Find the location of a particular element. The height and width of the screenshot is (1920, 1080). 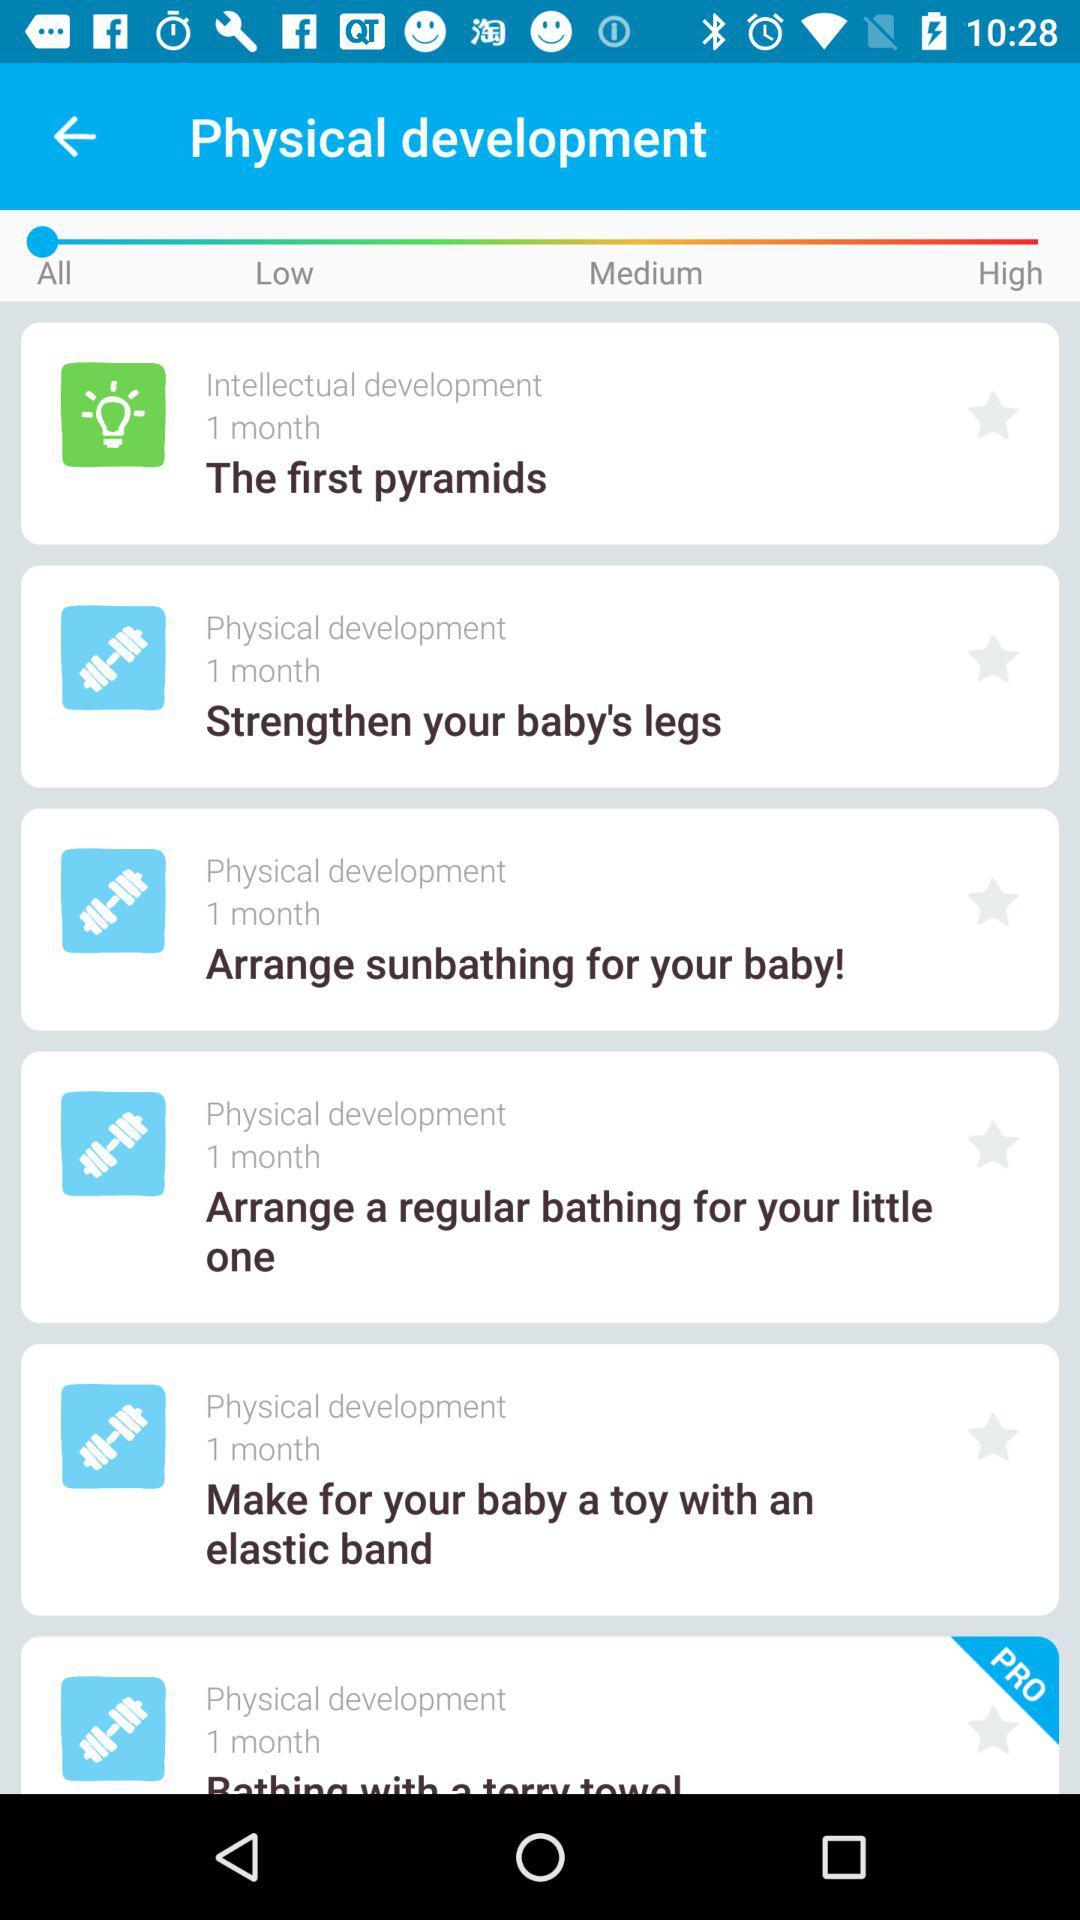

make it to favourite is located at coordinates (993, 414).